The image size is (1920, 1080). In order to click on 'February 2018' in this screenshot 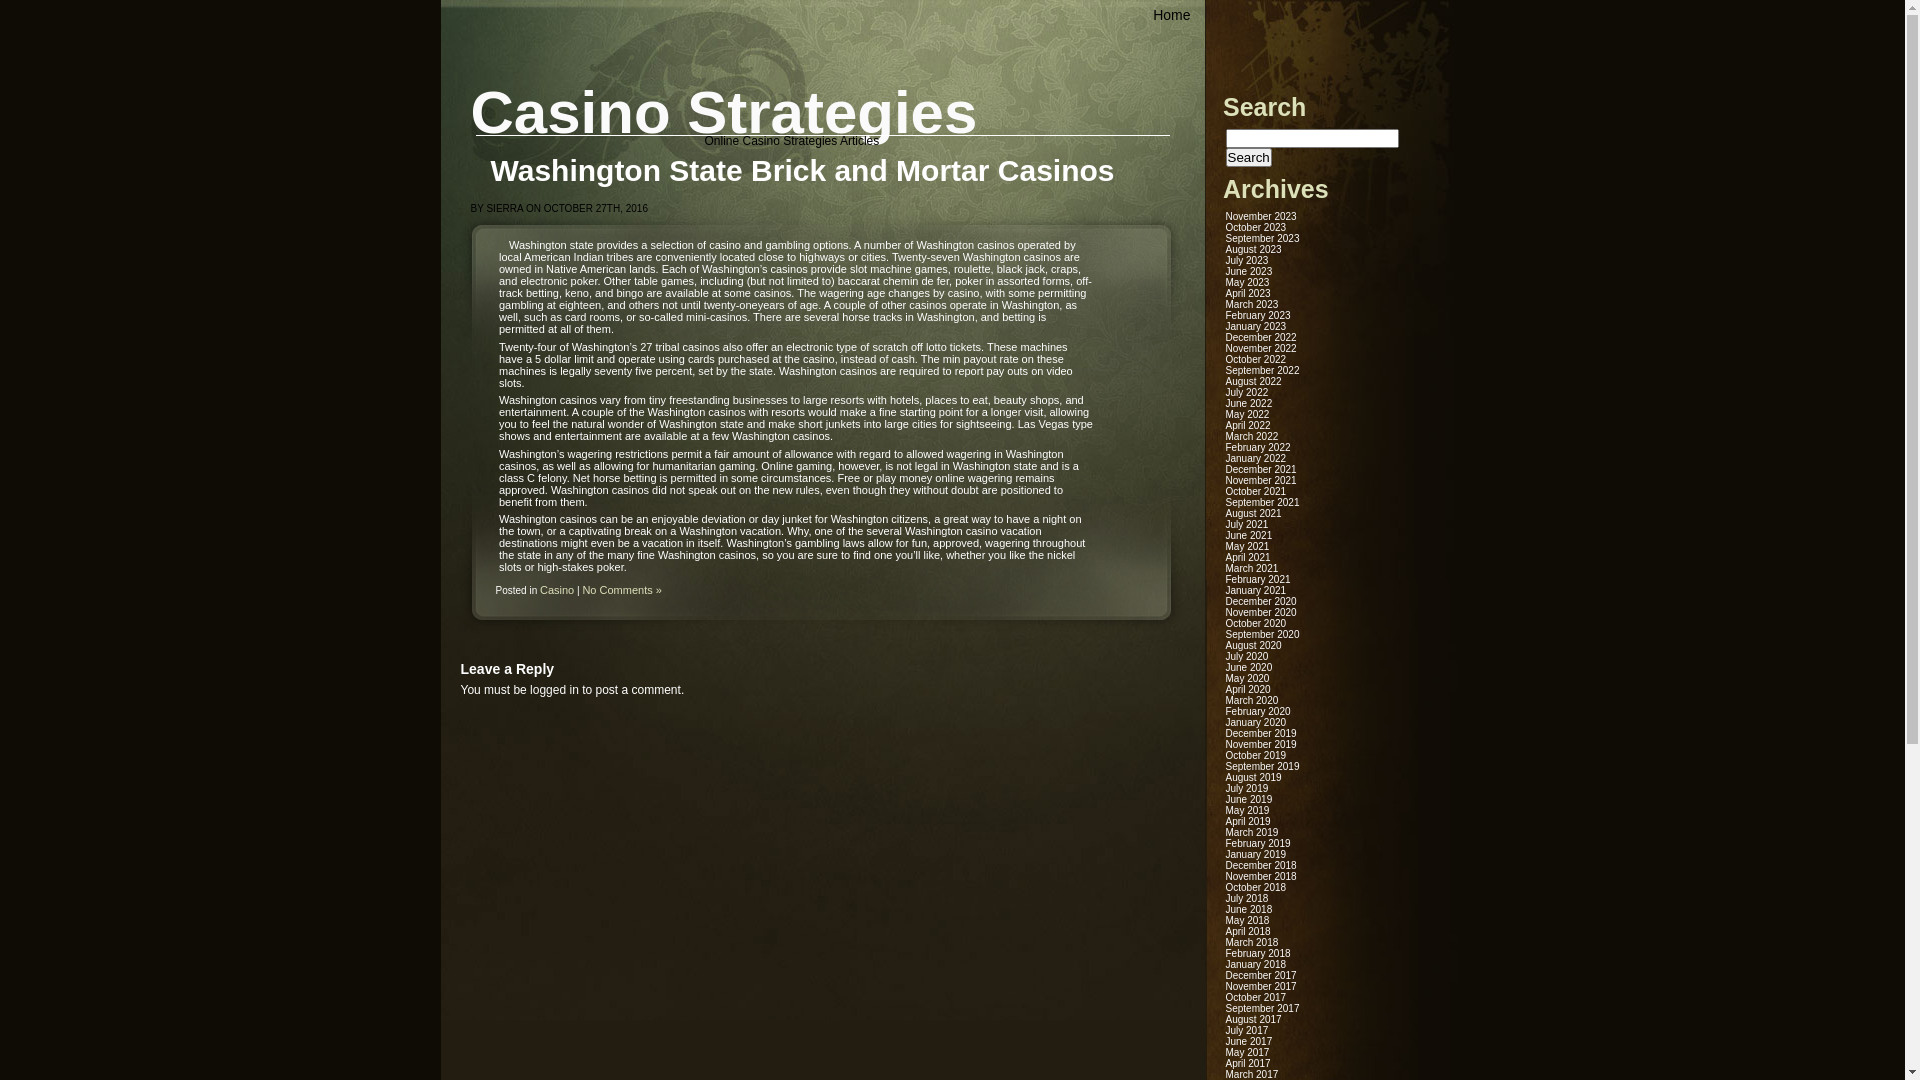, I will do `click(1257, 952)`.